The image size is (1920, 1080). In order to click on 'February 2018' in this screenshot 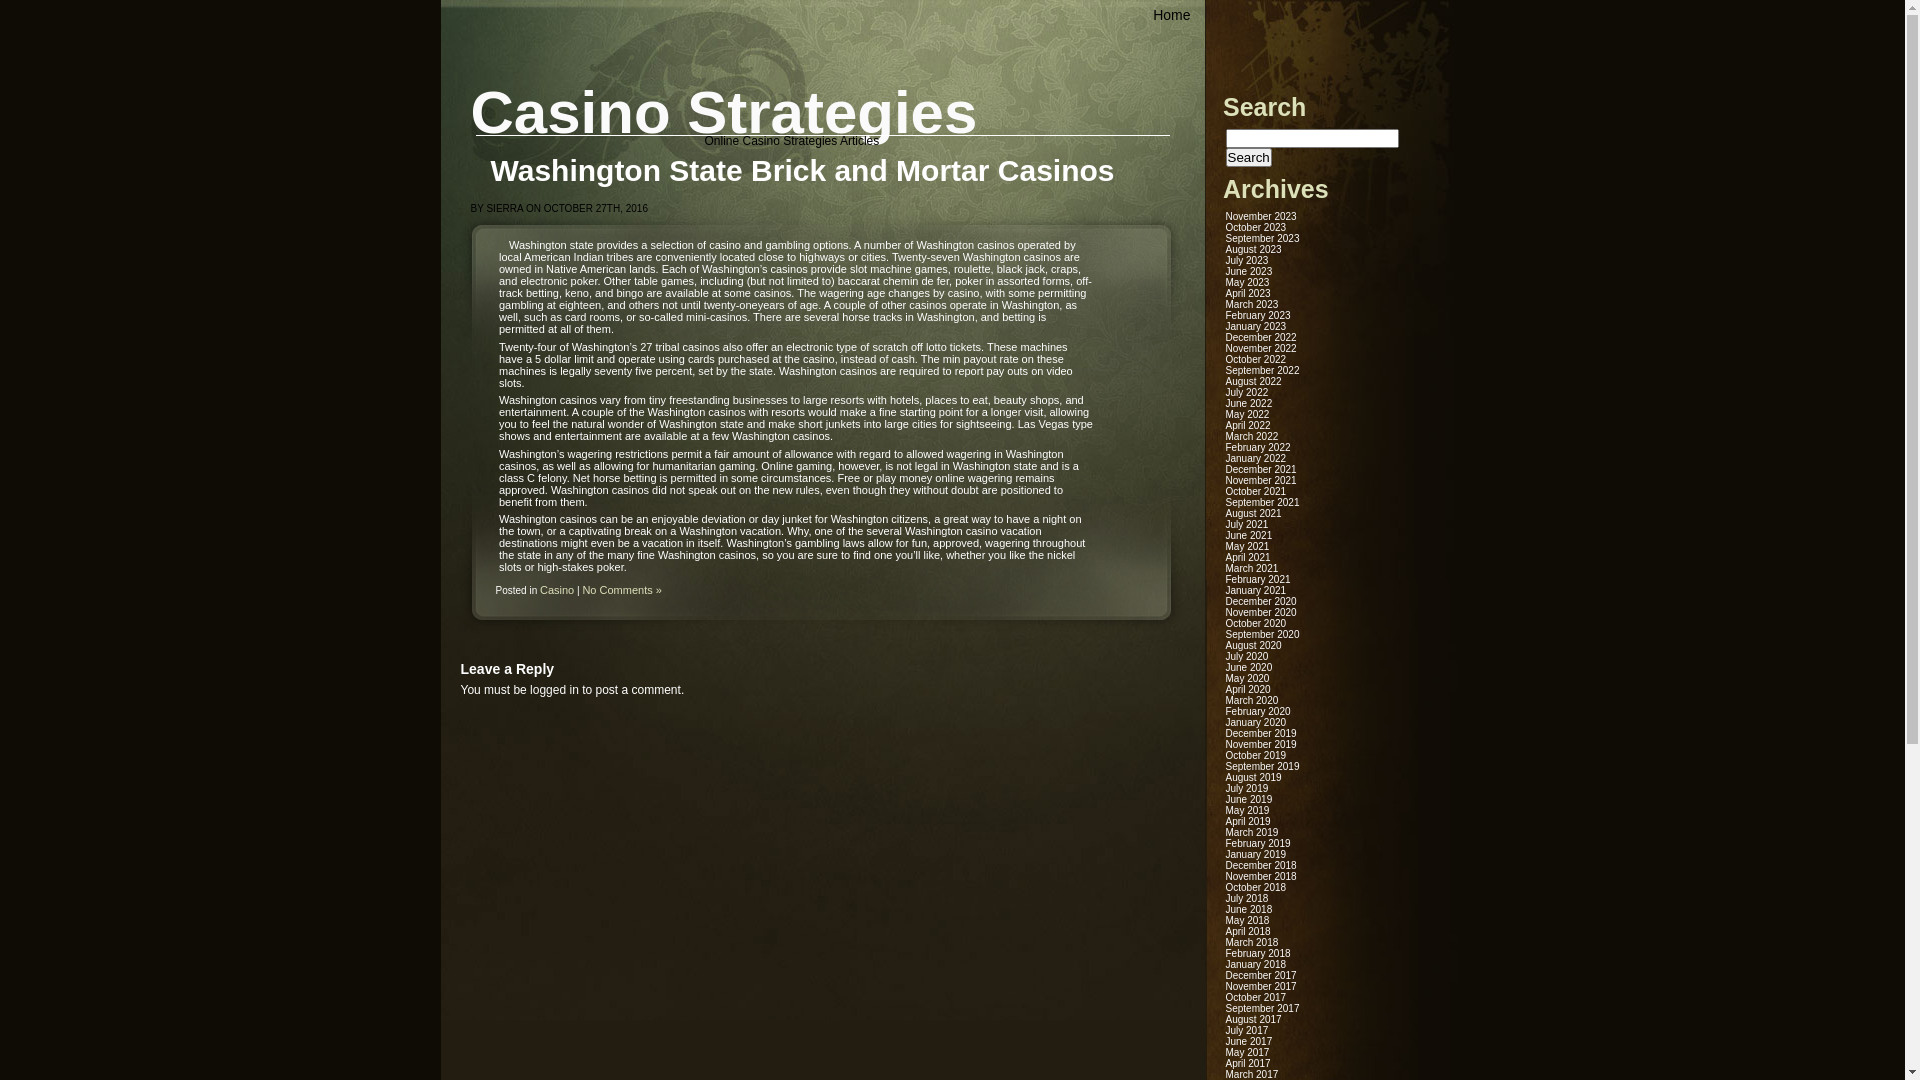, I will do `click(1257, 952)`.